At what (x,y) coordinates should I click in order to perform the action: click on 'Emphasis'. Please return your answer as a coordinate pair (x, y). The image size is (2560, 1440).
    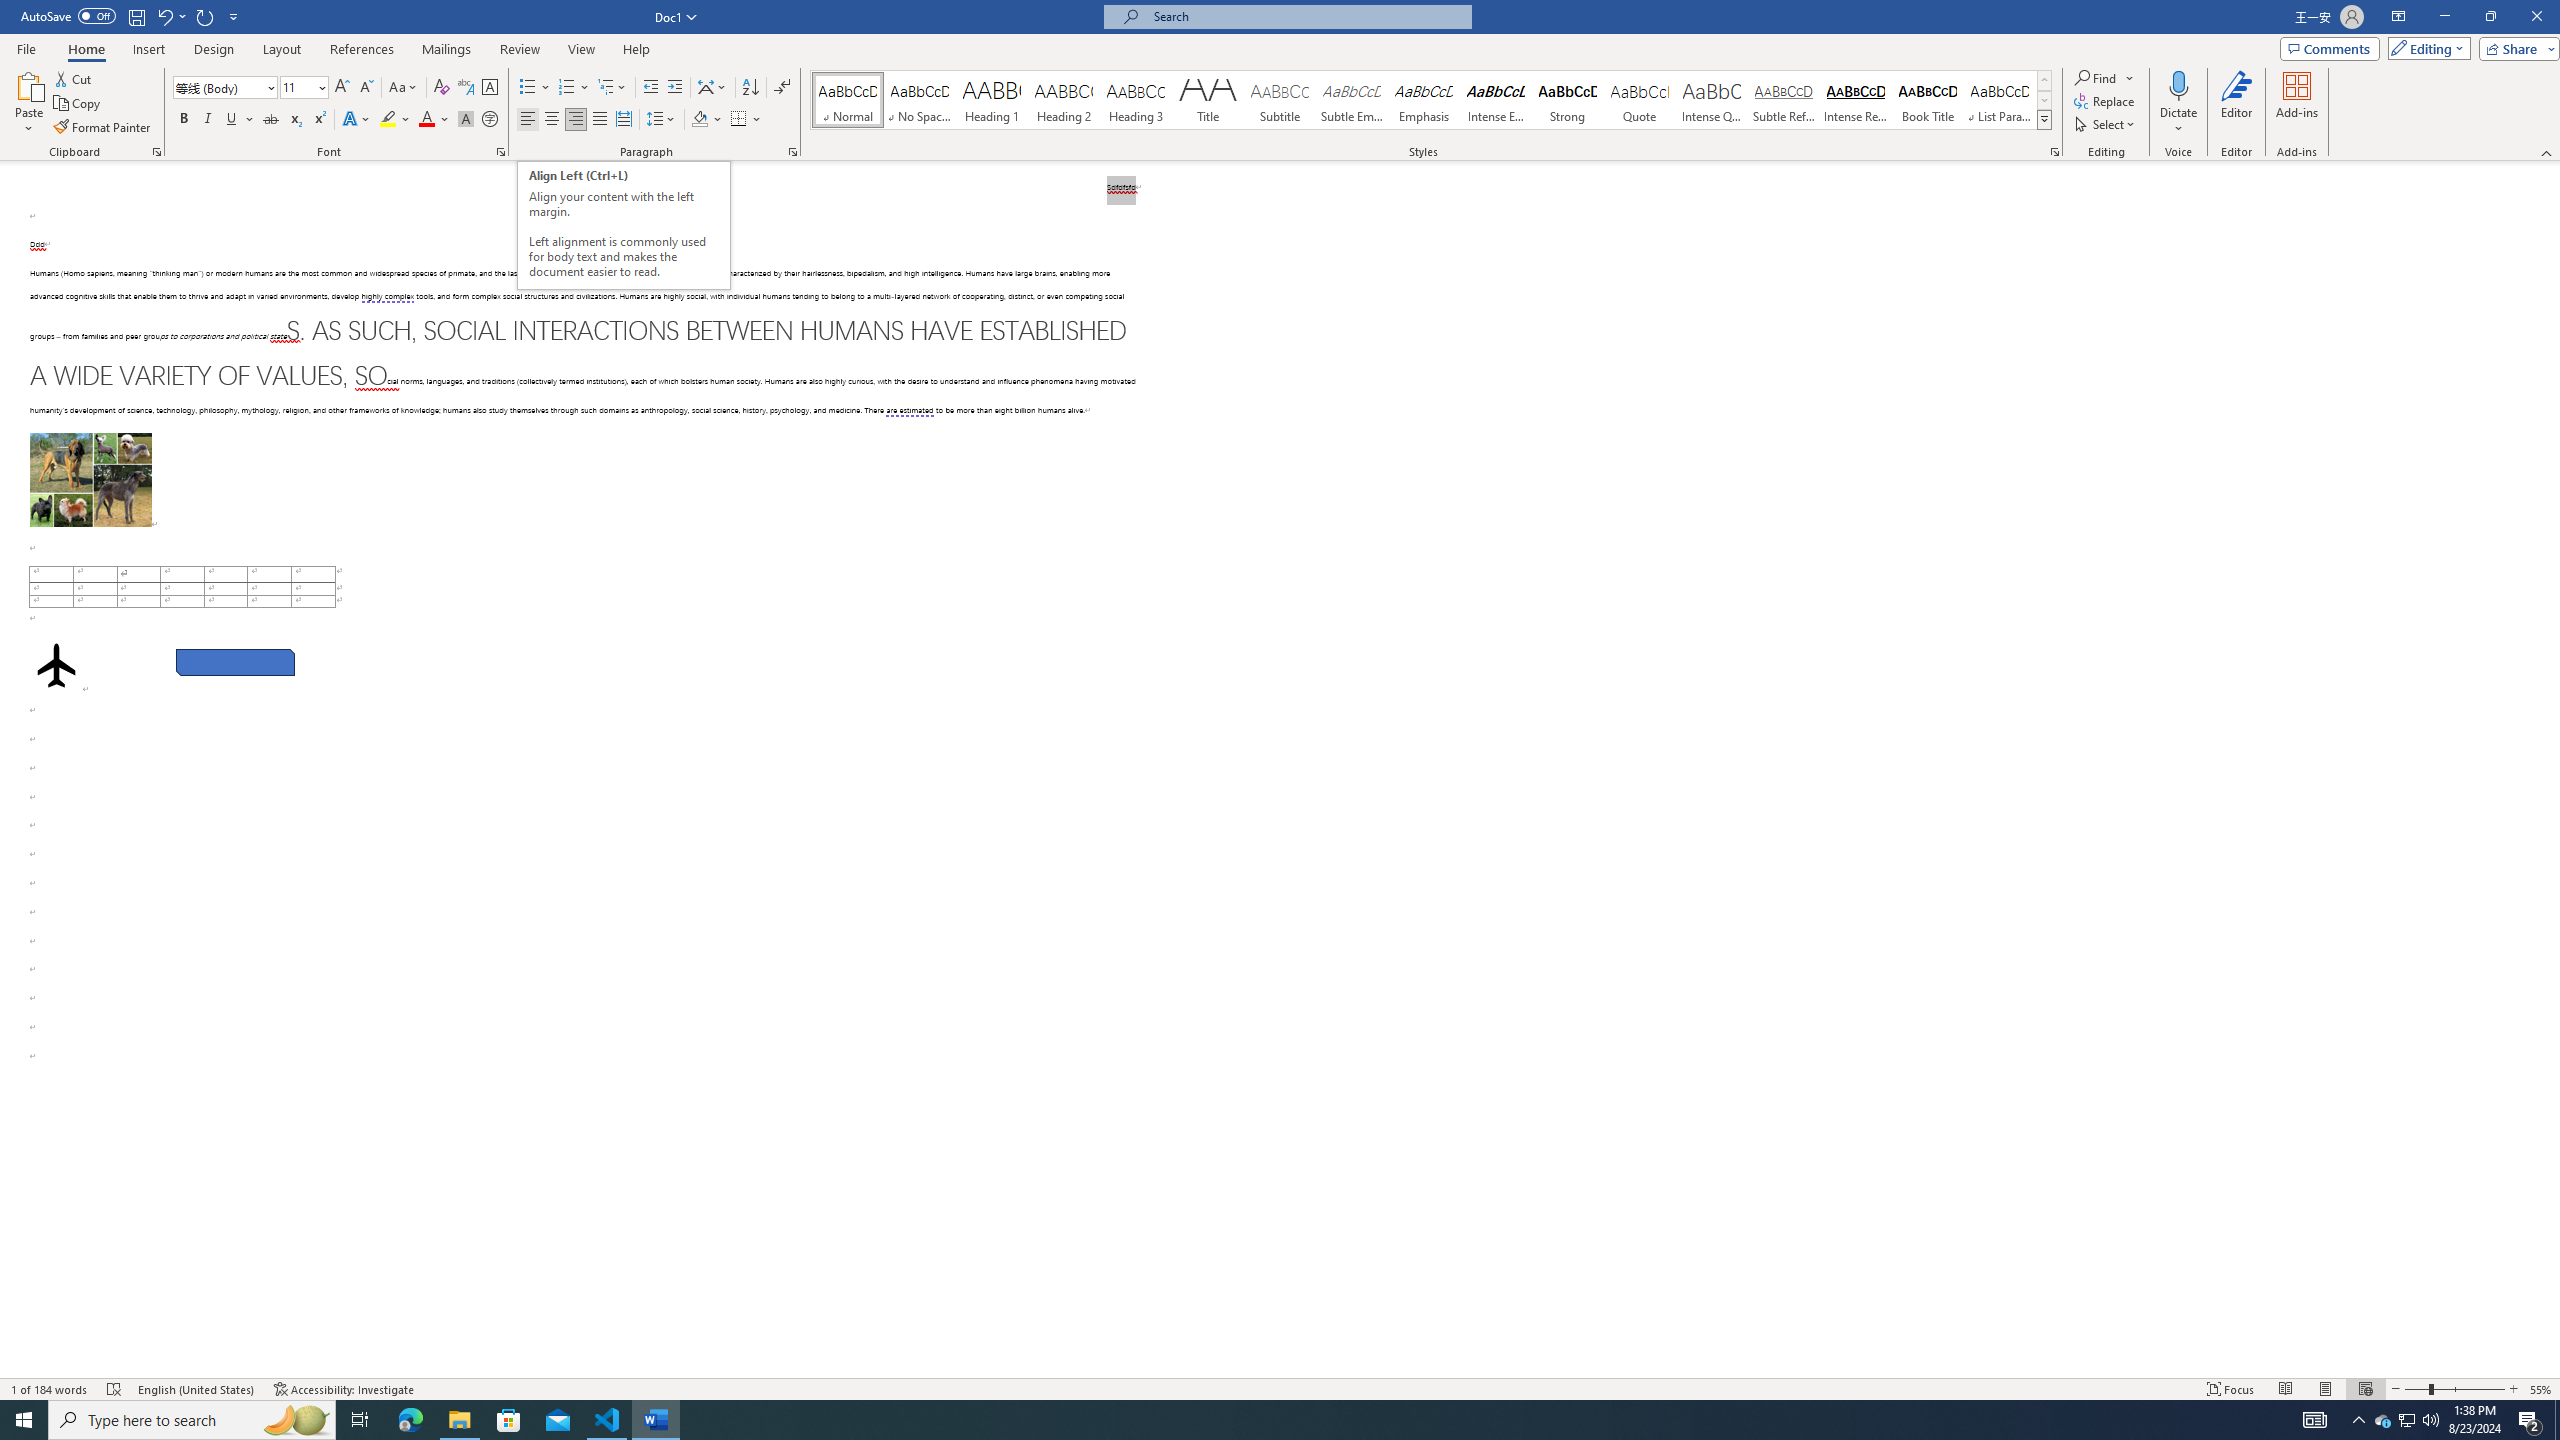
    Looking at the image, I should click on (1422, 99).